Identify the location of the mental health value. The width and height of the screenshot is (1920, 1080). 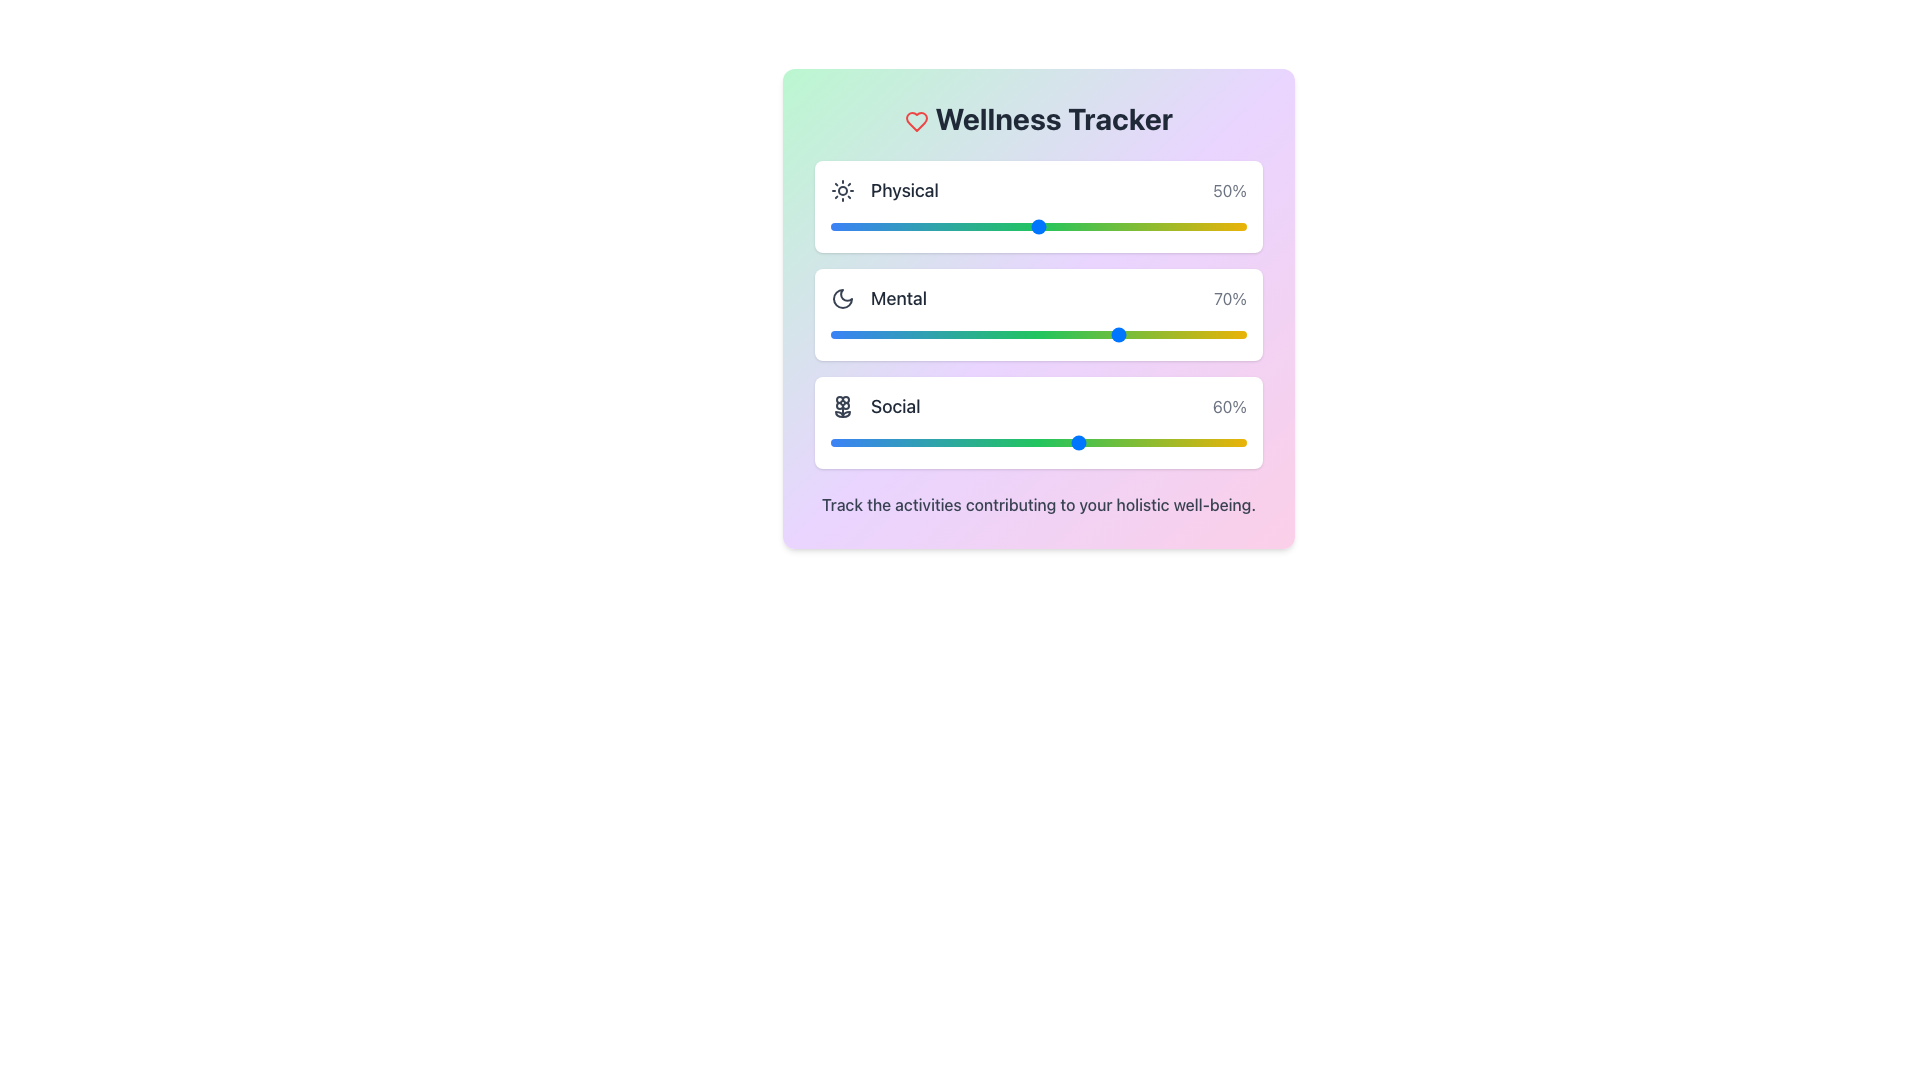
(1233, 334).